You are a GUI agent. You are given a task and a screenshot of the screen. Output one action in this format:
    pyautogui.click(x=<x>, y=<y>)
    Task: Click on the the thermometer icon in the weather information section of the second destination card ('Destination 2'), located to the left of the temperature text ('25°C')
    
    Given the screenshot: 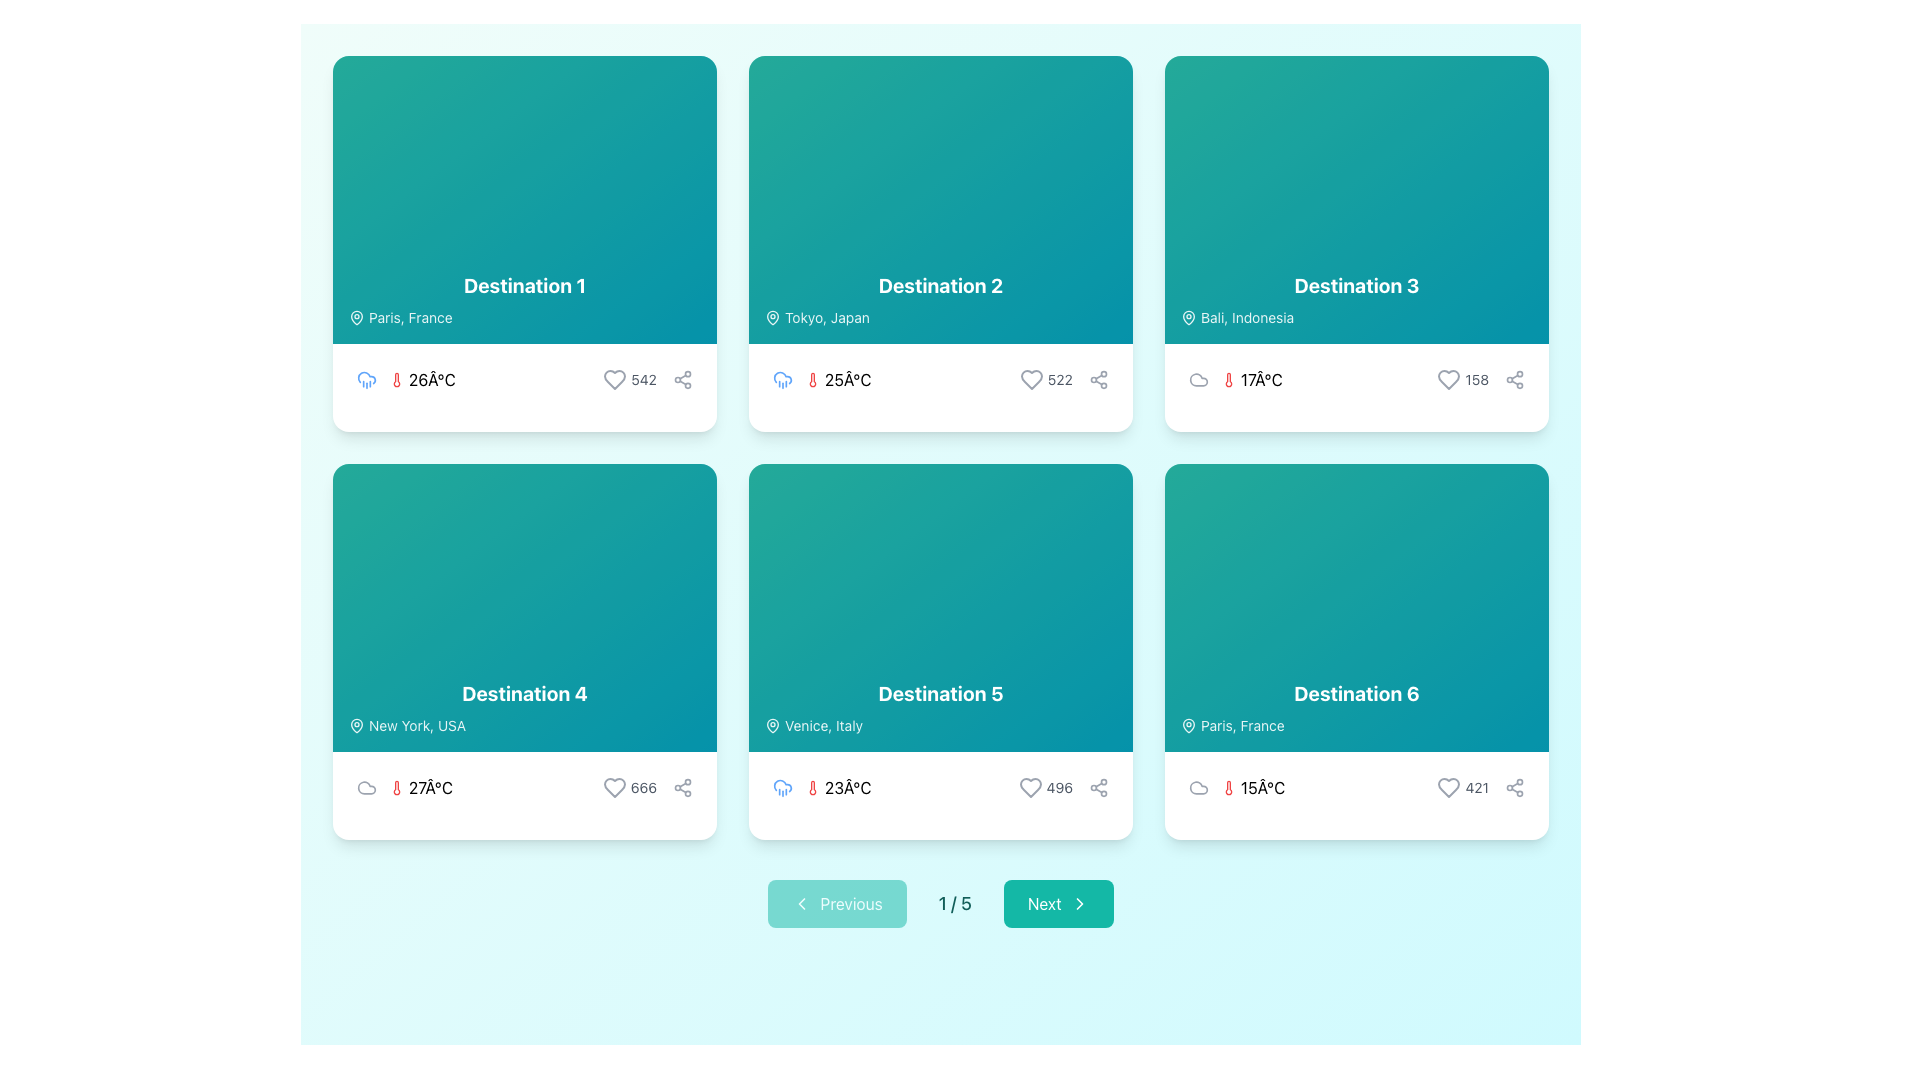 What is the action you would take?
    pyautogui.click(x=812, y=380)
    